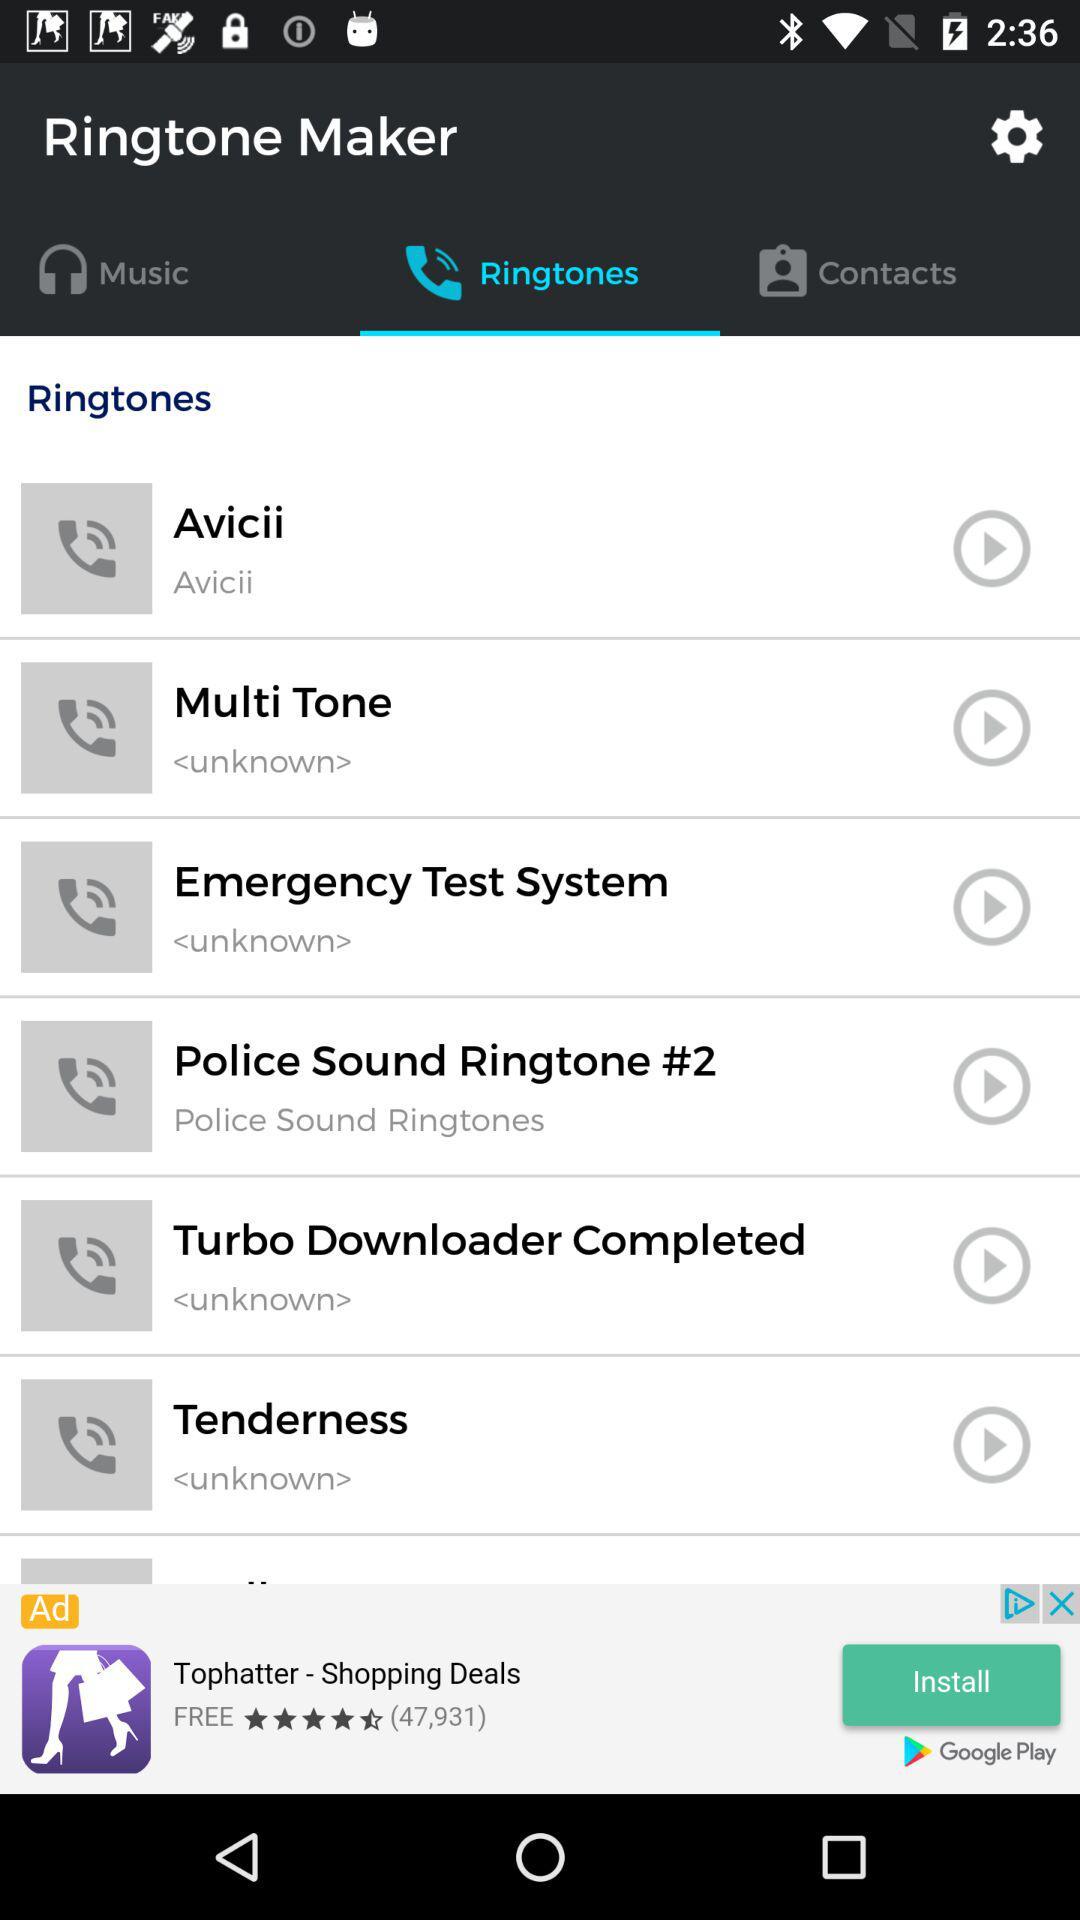 The width and height of the screenshot is (1080, 1920). Describe the element at coordinates (991, 1264) in the screenshot. I see `any document downloader finished` at that location.